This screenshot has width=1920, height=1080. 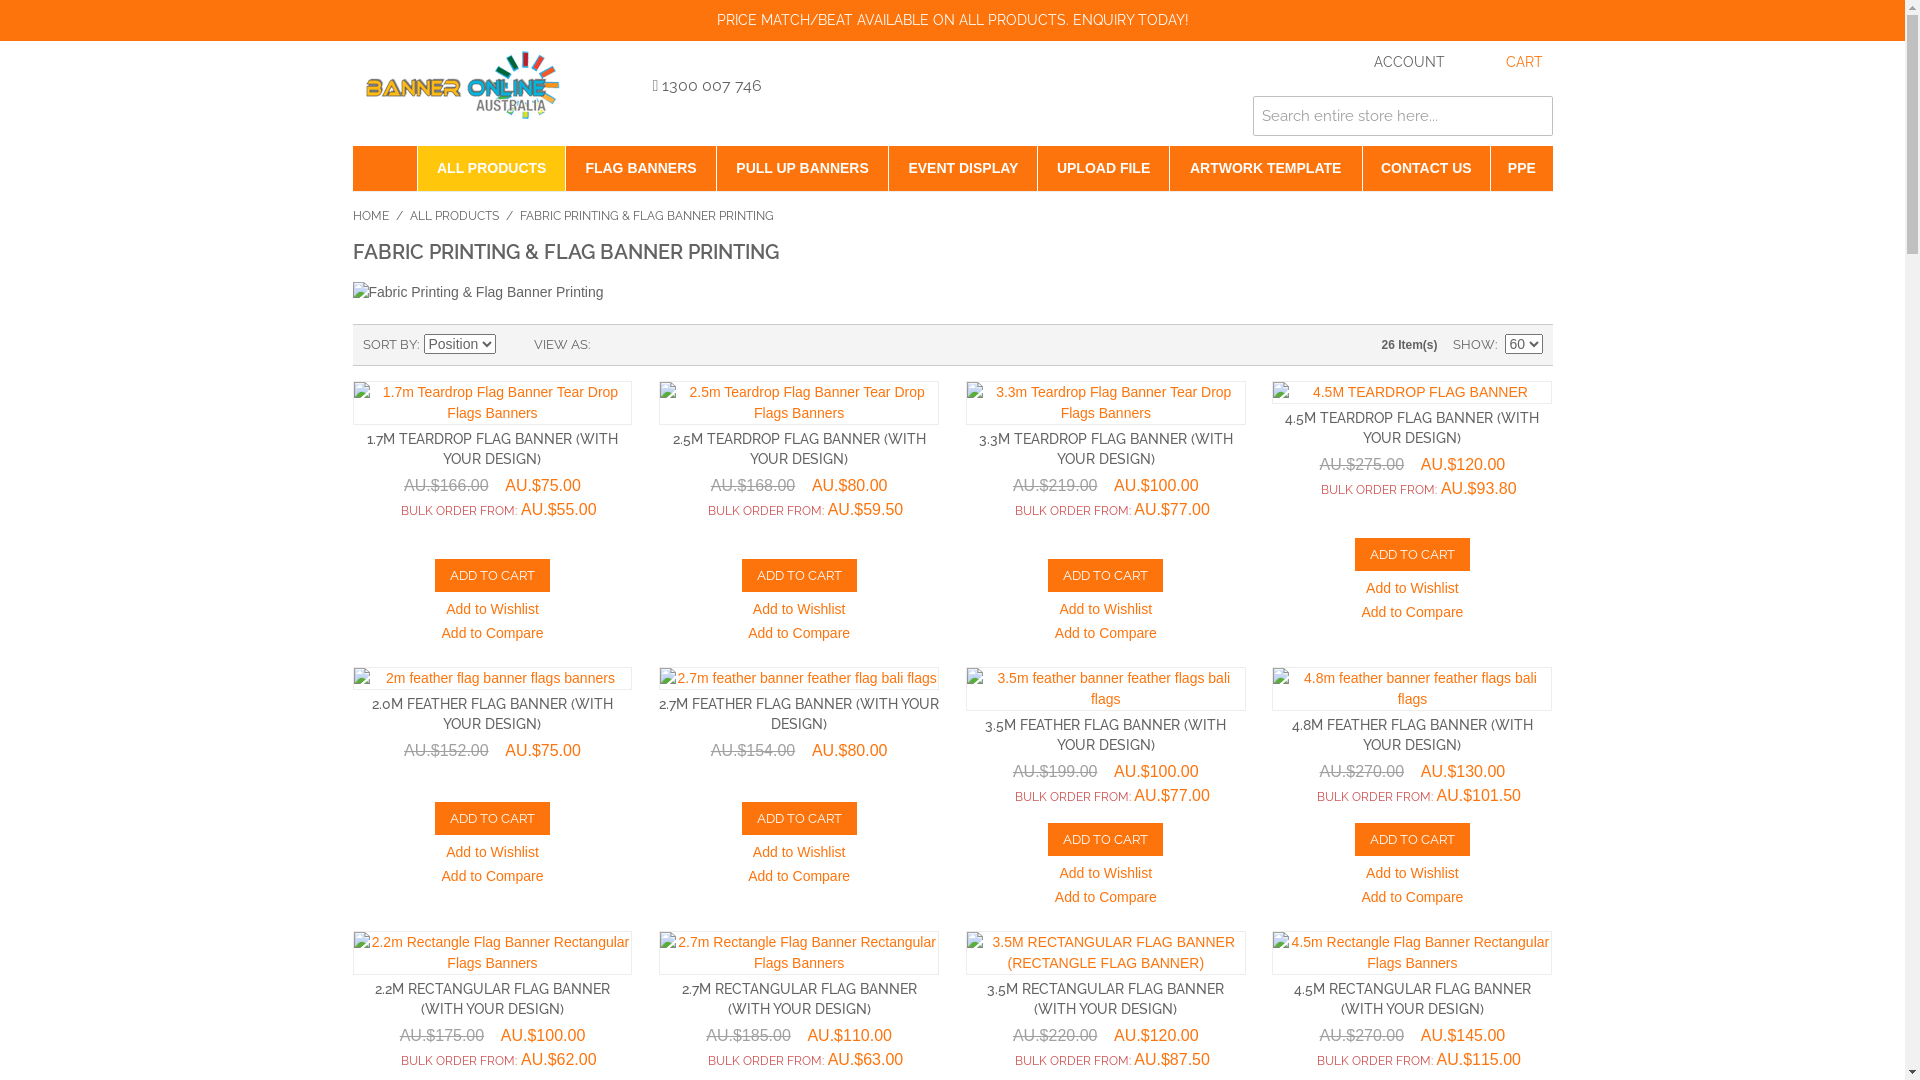 What do you see at coordinates (351, 951) in the screenshot?
I see `'2.2m Rectangle Flag Banner Rectangular Flags Banners'` at bounding box center [351, 951].